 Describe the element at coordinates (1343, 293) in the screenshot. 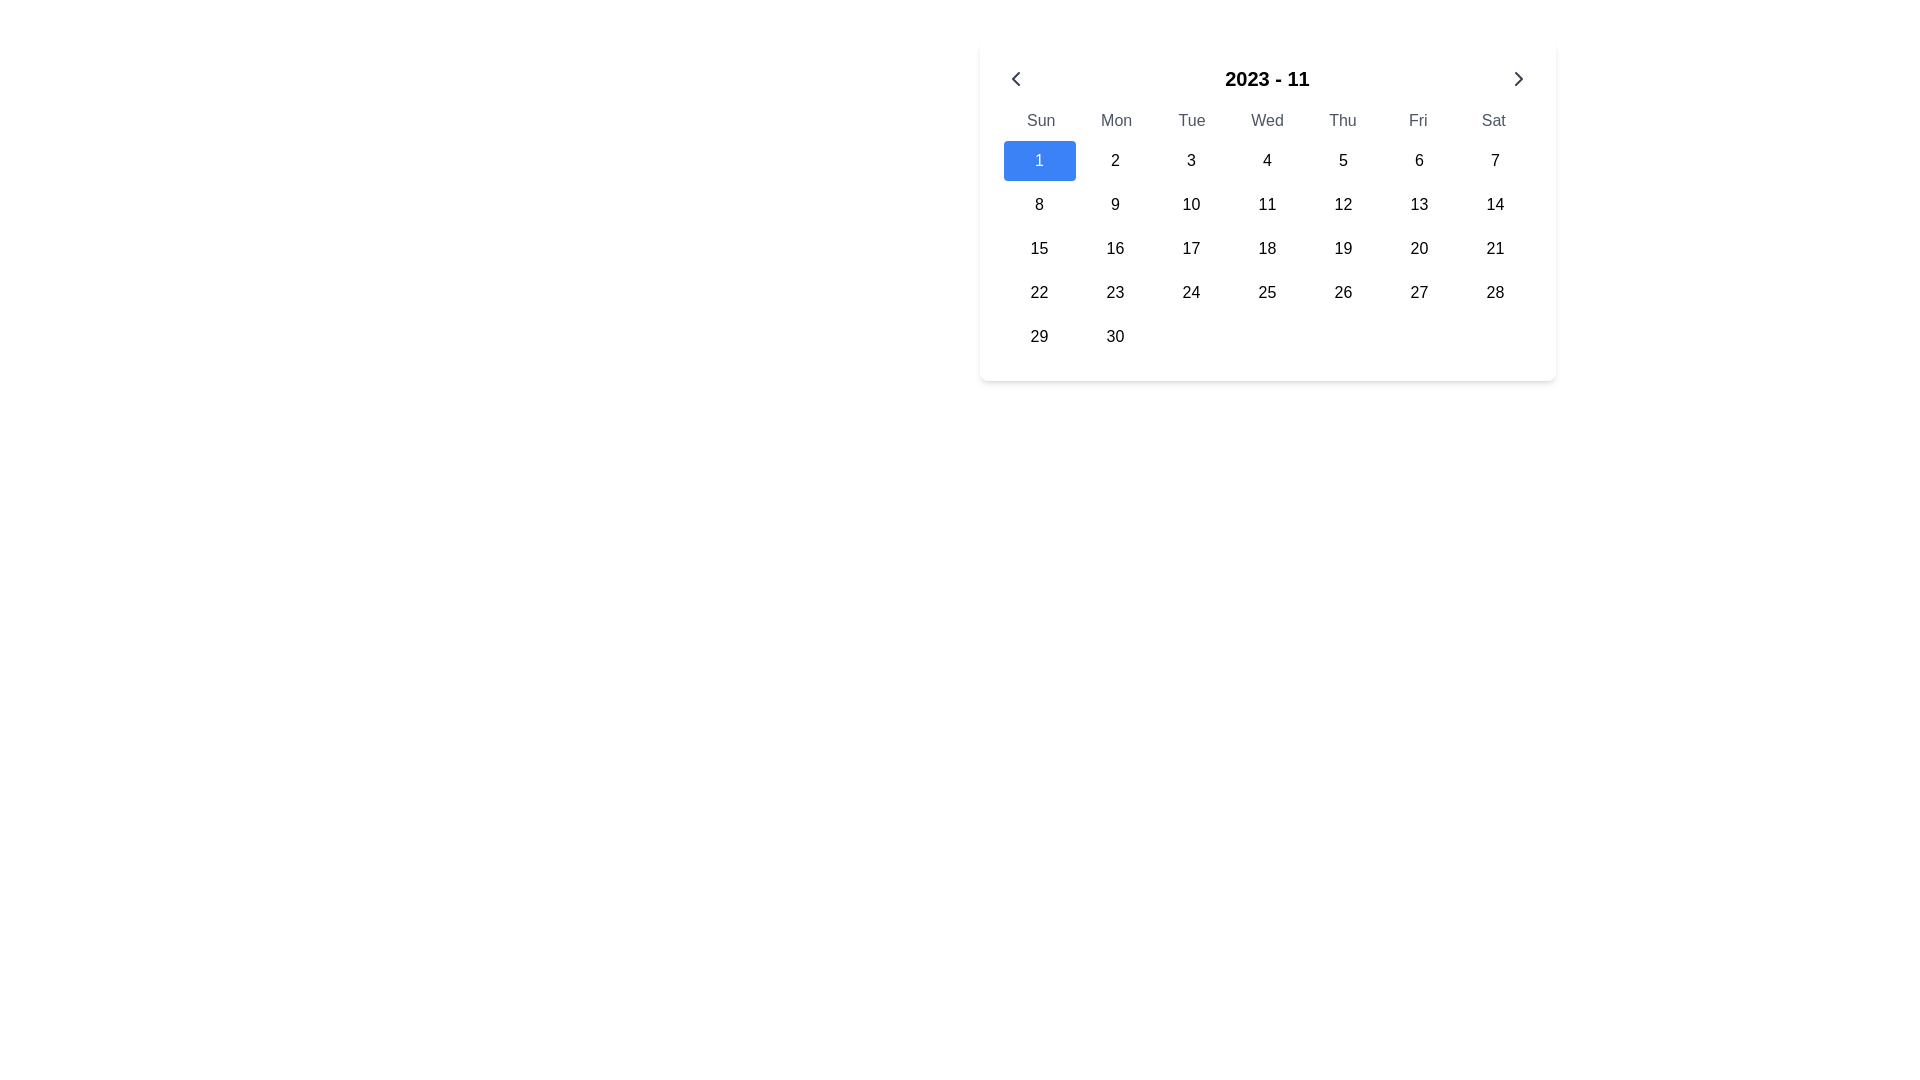

I see `the button displaying the number '26' in the calendar layout to trigger the hover effect` at that location.